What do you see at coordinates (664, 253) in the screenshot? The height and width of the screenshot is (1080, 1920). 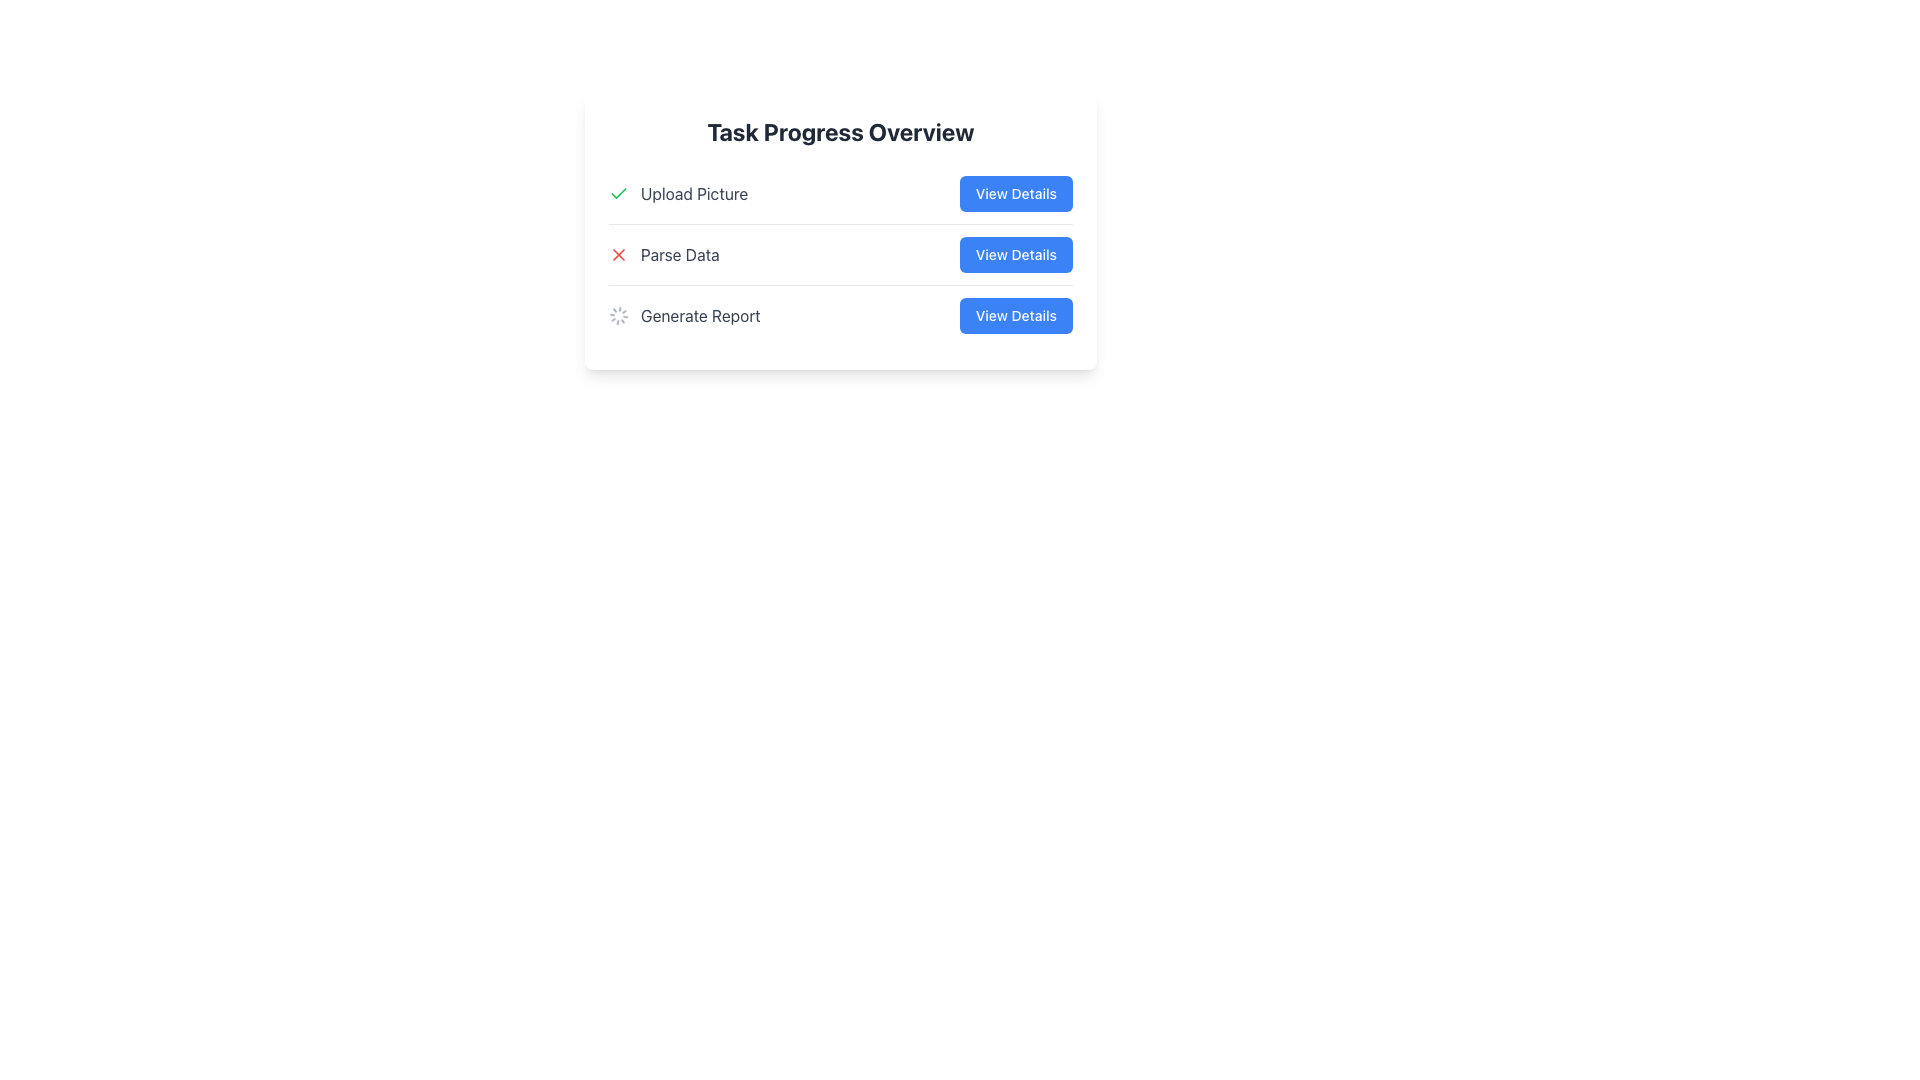 I see `the 'Parse Data' label with a red 'X' icon in the Task Progress Overview section to indicate its status` at bounding box center [664, 253].